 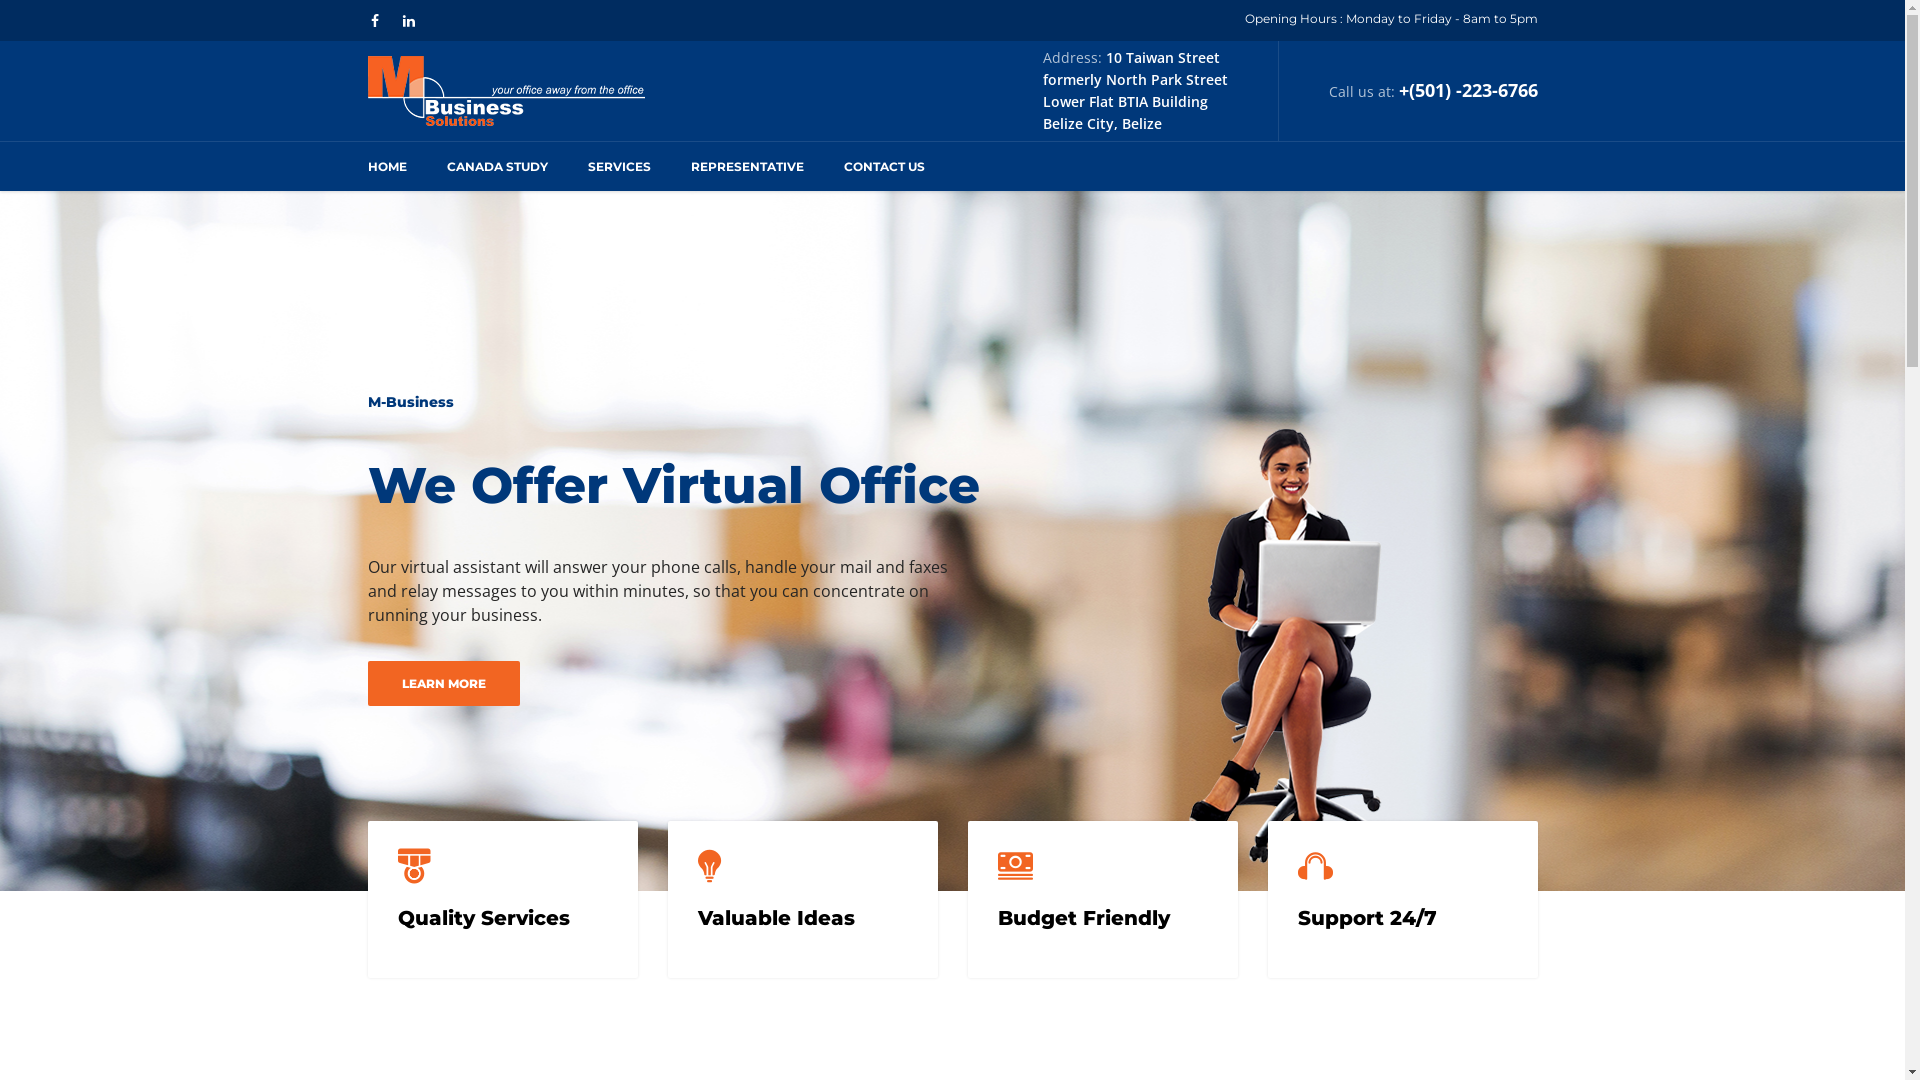 I want to click on 'REPRESENTATIVE', so click(x=670, y=165).